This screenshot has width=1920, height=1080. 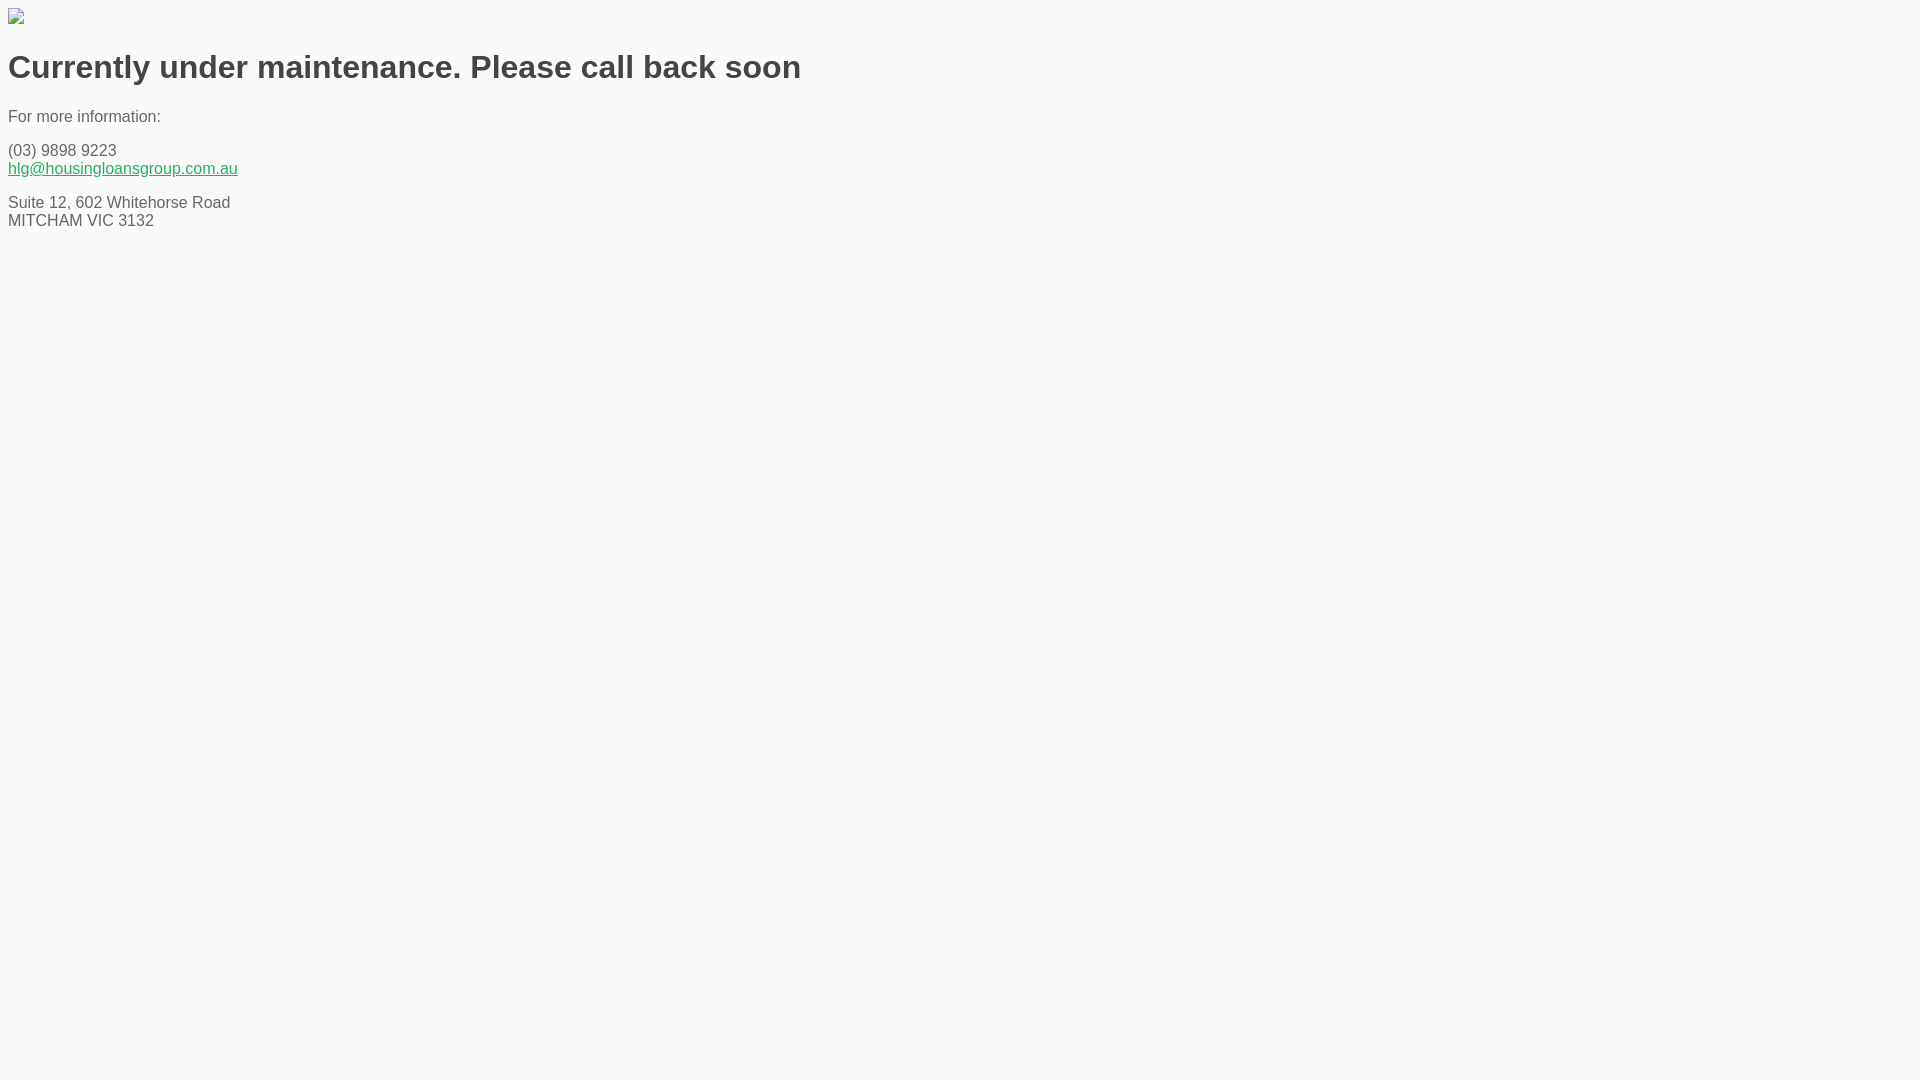 I want to click on 'hlg@housingloansgroup.com.au', so click(x=122, y=167).